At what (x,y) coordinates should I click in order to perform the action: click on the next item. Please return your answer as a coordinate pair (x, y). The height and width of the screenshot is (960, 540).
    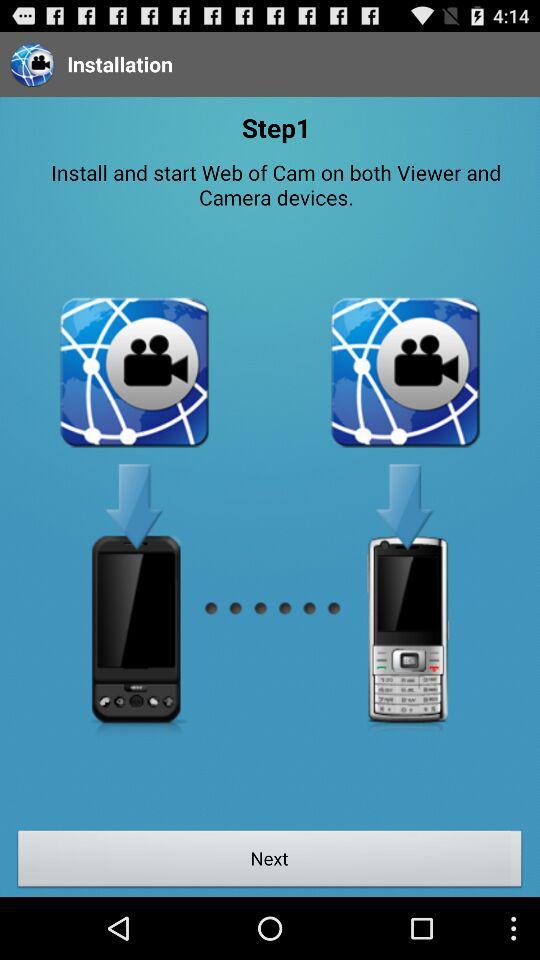
    Looking at the image, I should click on (270, 860).